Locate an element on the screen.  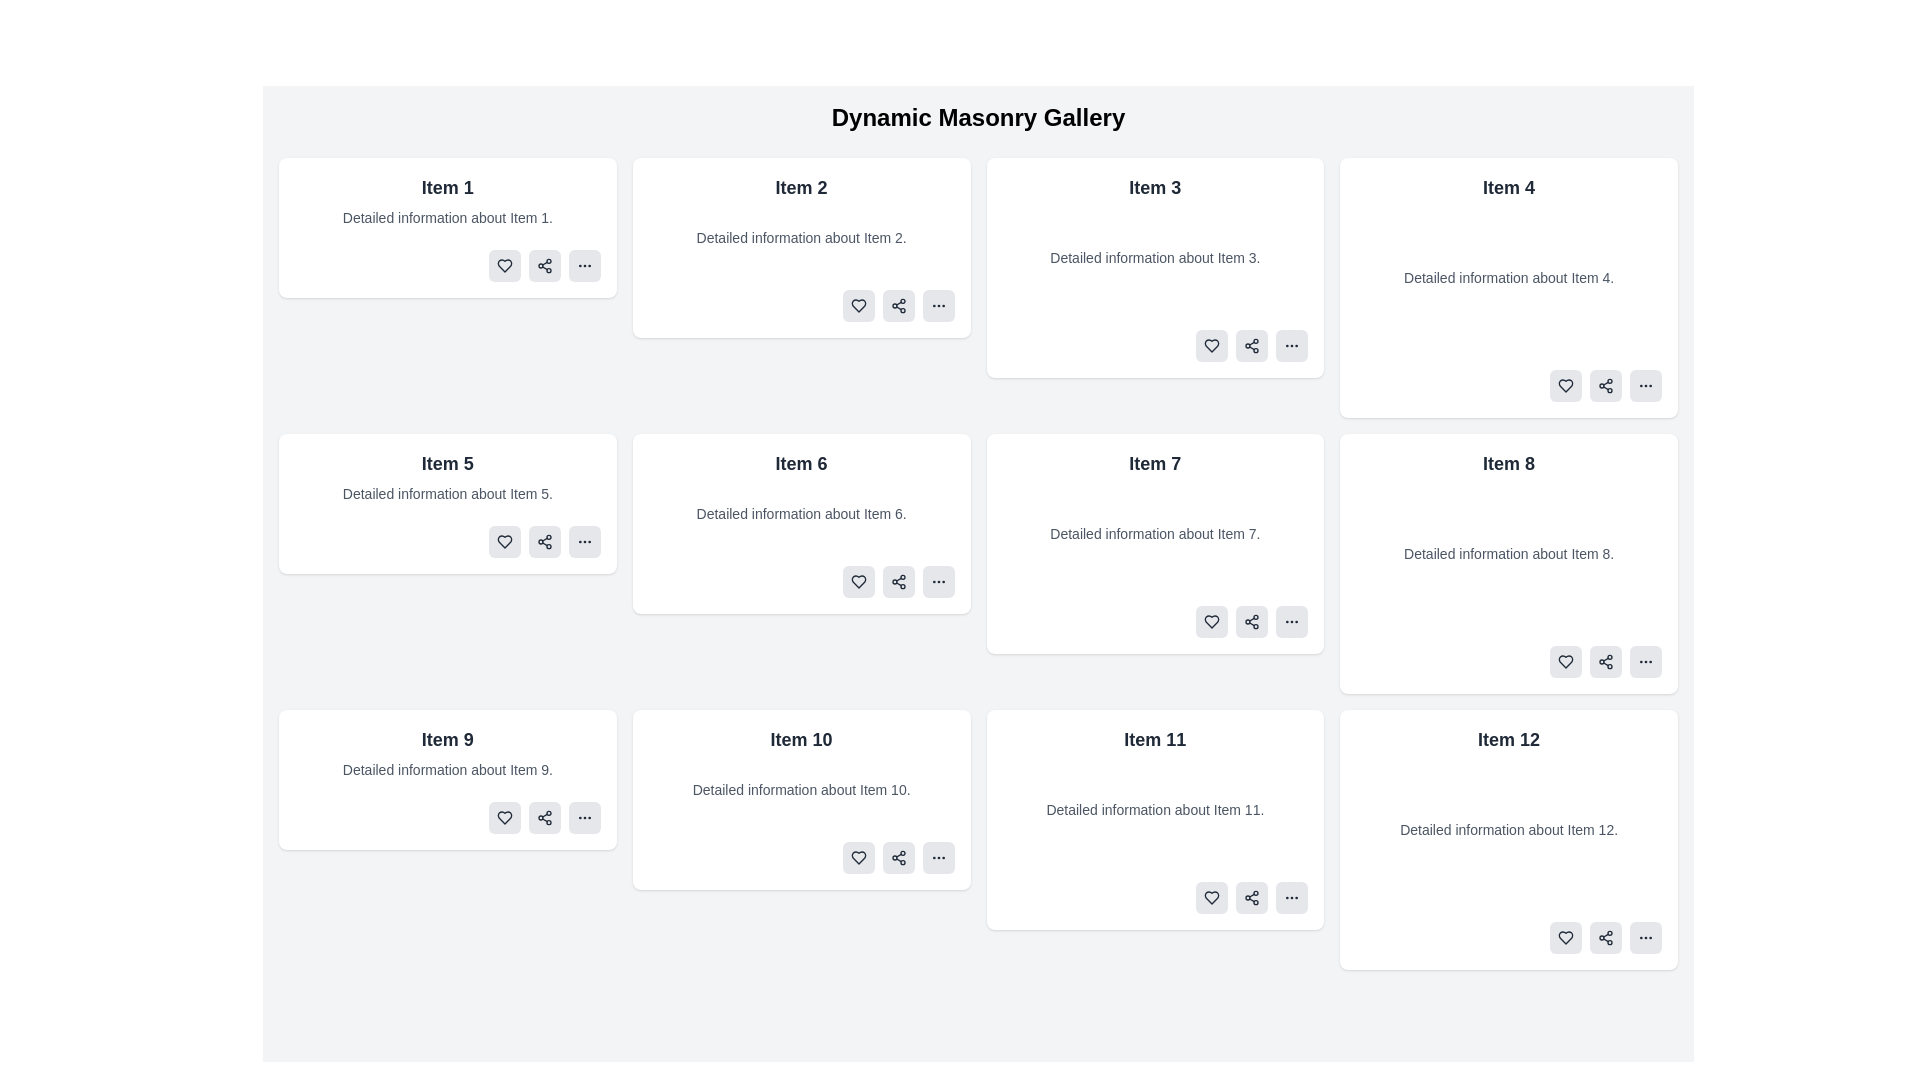
the text block that provides additional details about Item 4, located in the second row of the grid, under Item 4, between the title and action buttons is located at coordinates (1509, 277).